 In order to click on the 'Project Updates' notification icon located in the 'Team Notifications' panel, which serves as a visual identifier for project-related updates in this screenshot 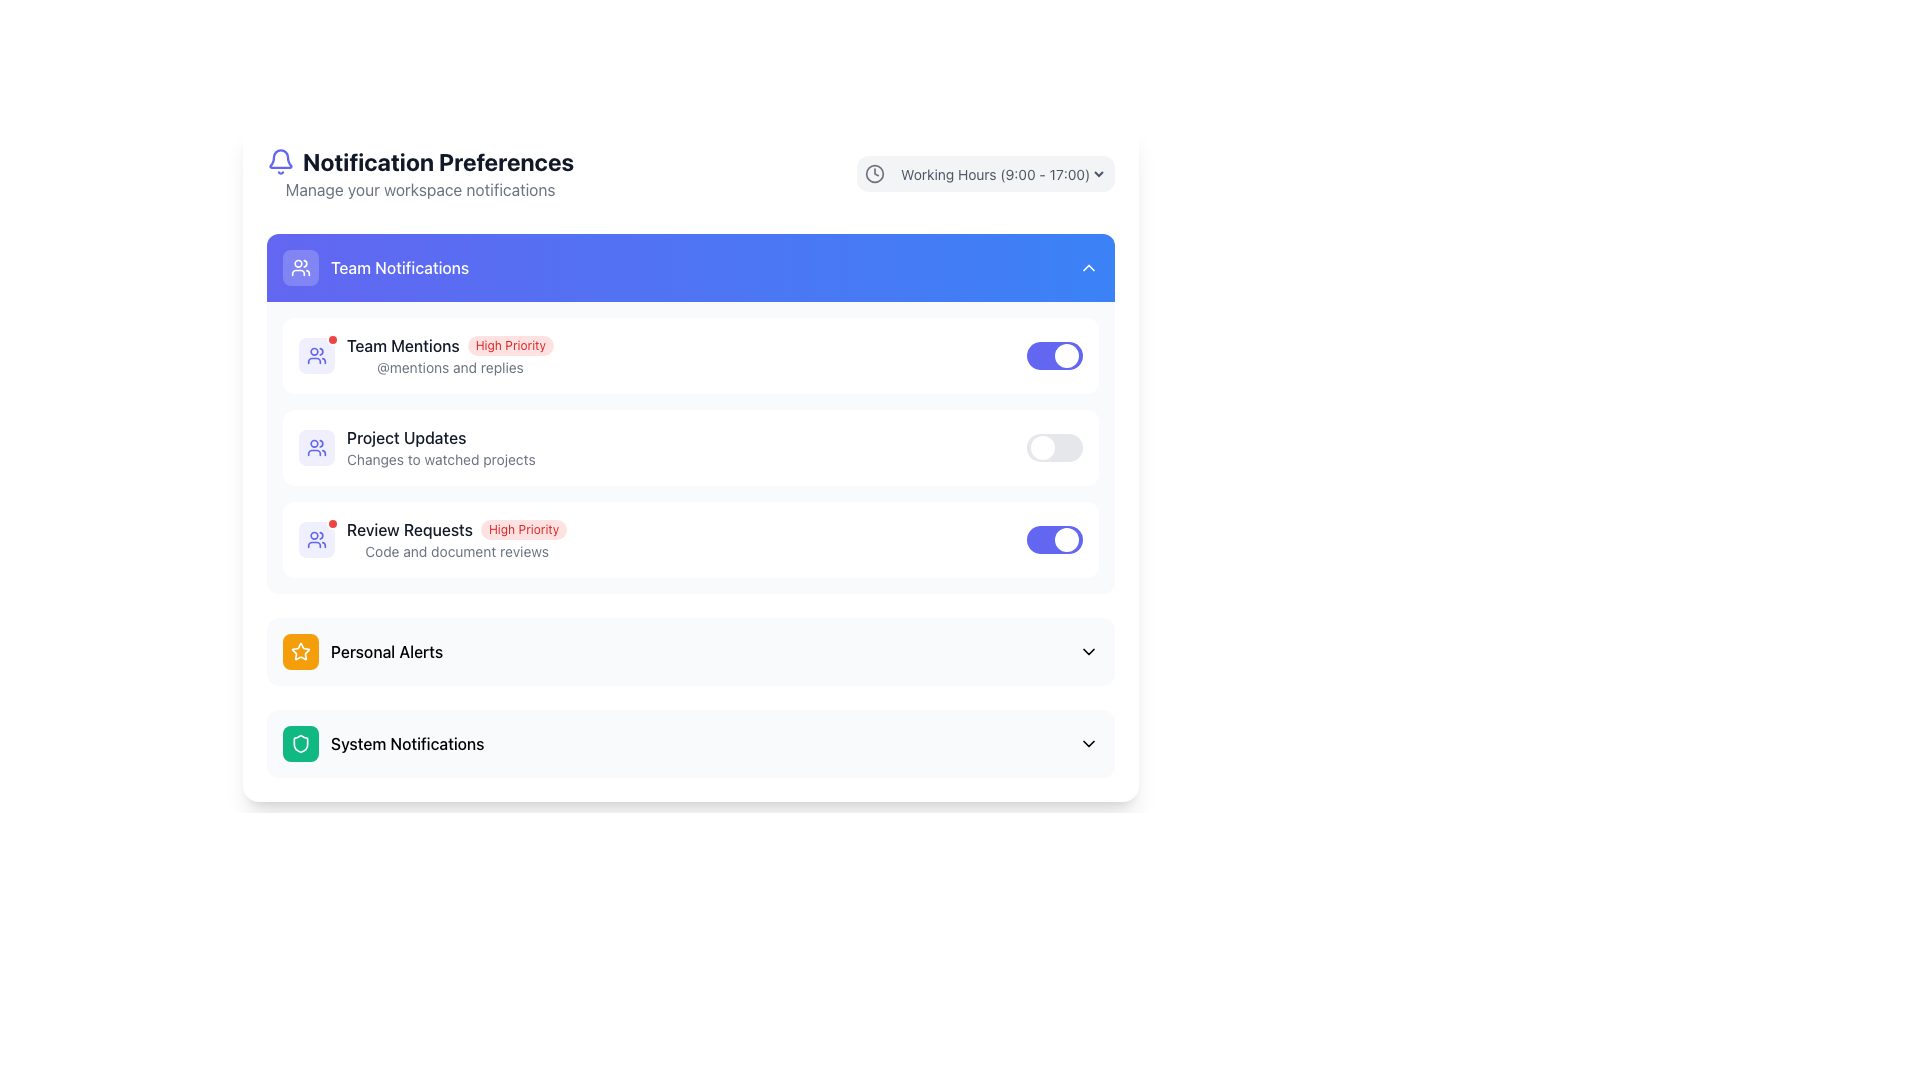, I will do `click(315, 446)`.